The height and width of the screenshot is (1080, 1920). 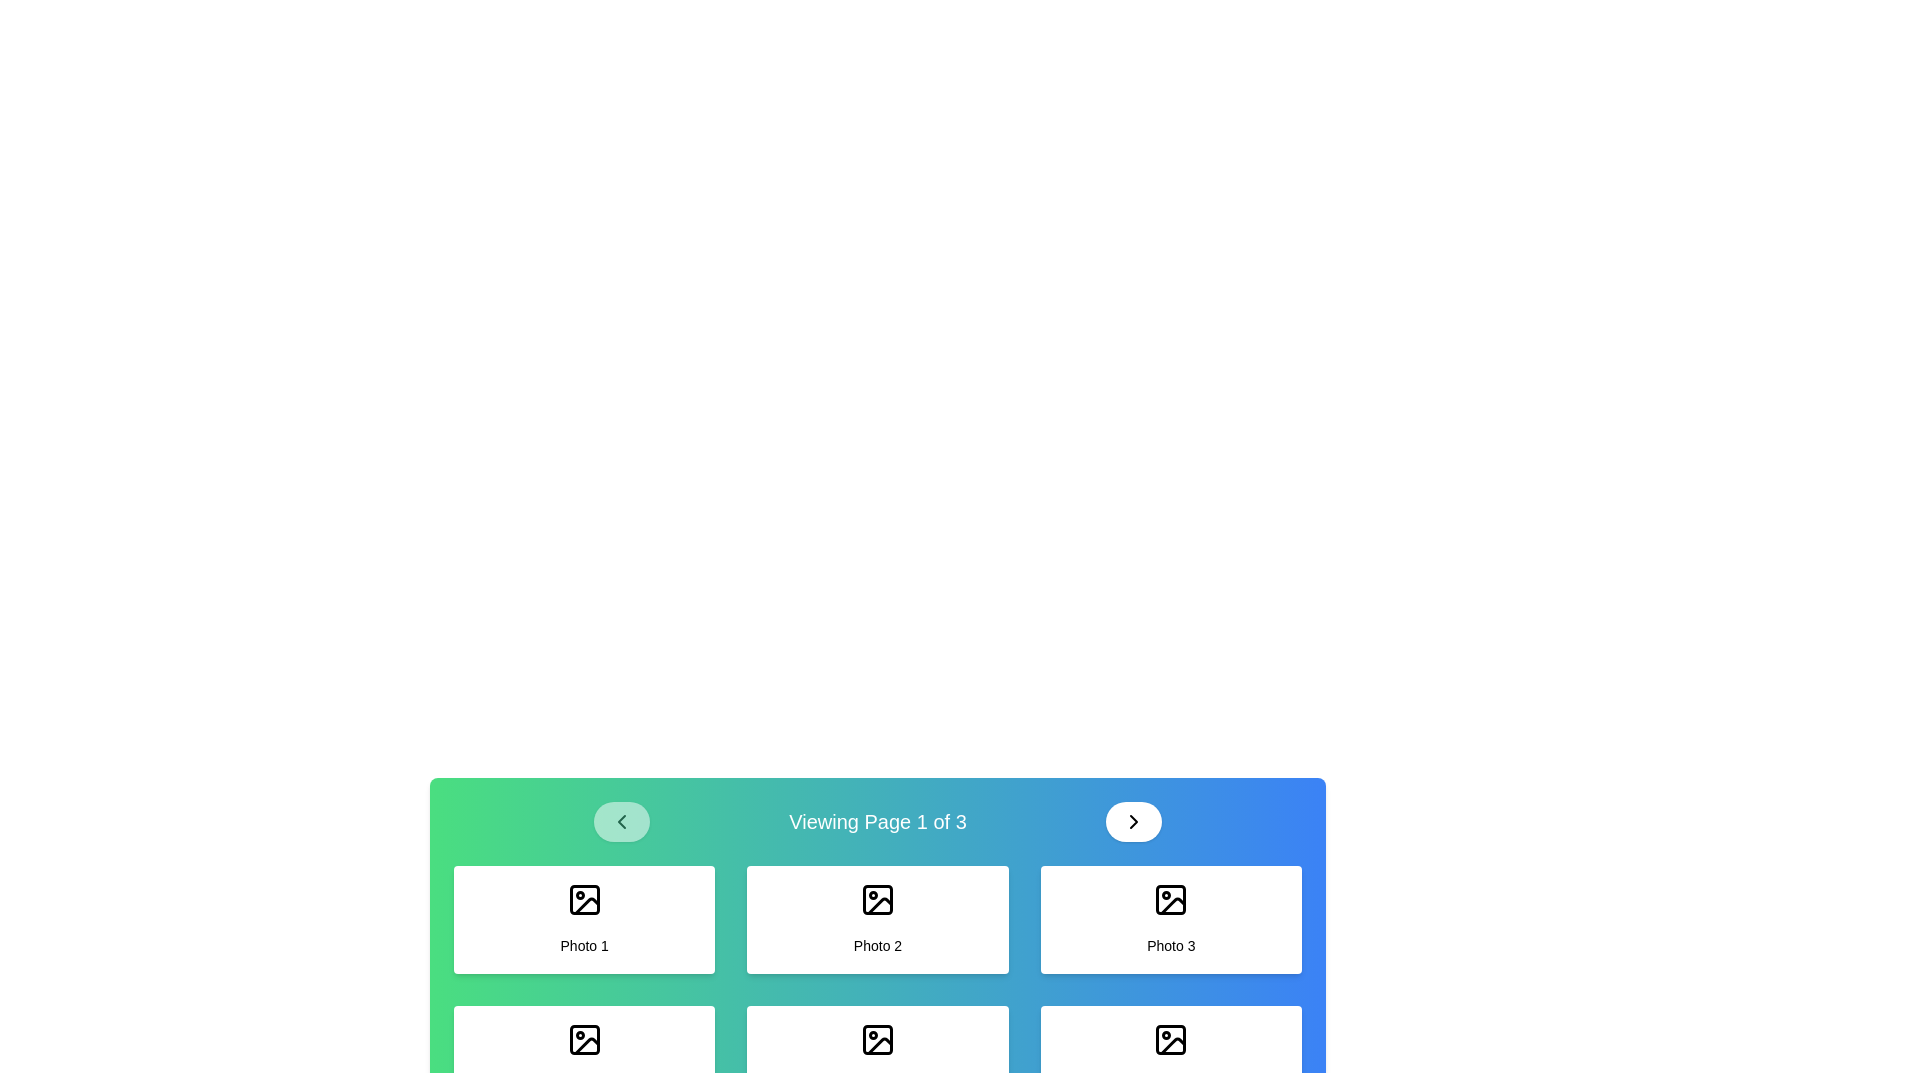 I want to click on the second card in the first row of the image gallery labeled 'Photo 2', so click(x=877, y=920).